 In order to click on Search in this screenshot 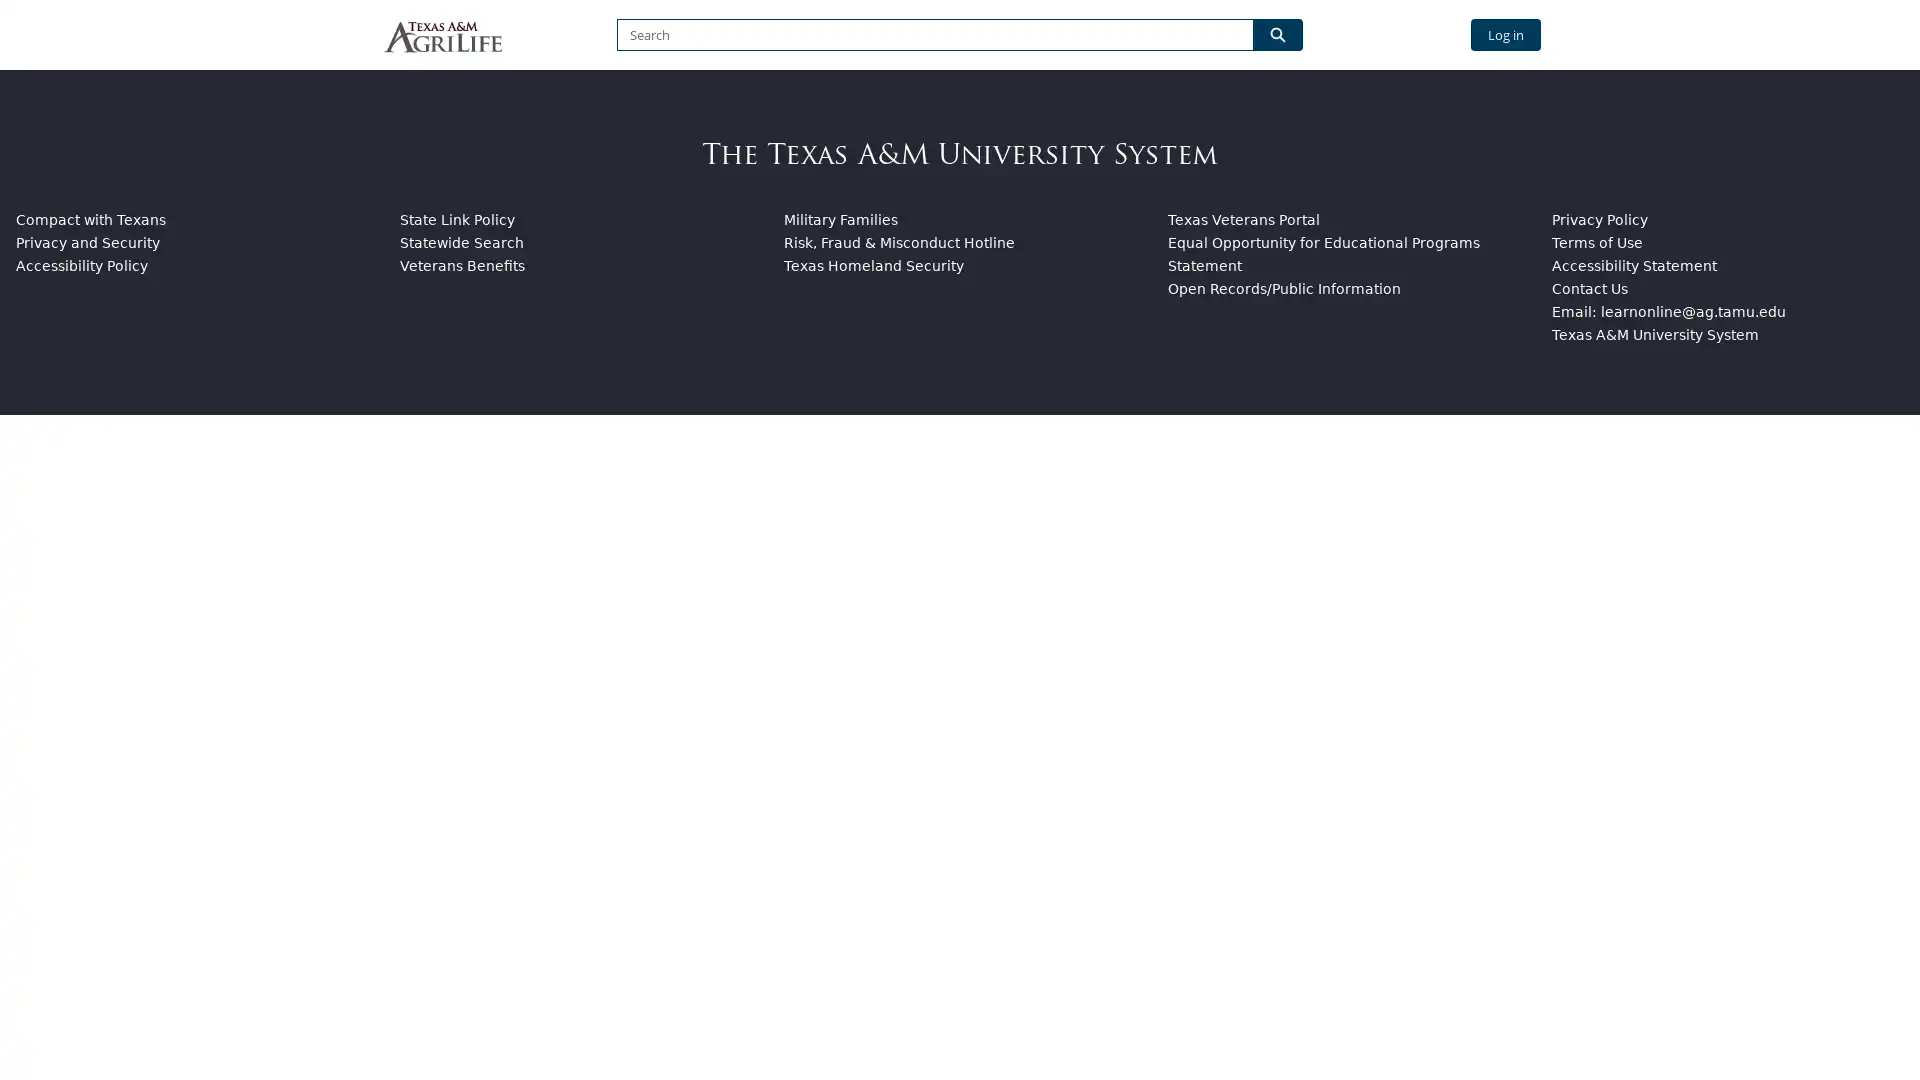, I will do `click(1277, 34)`.